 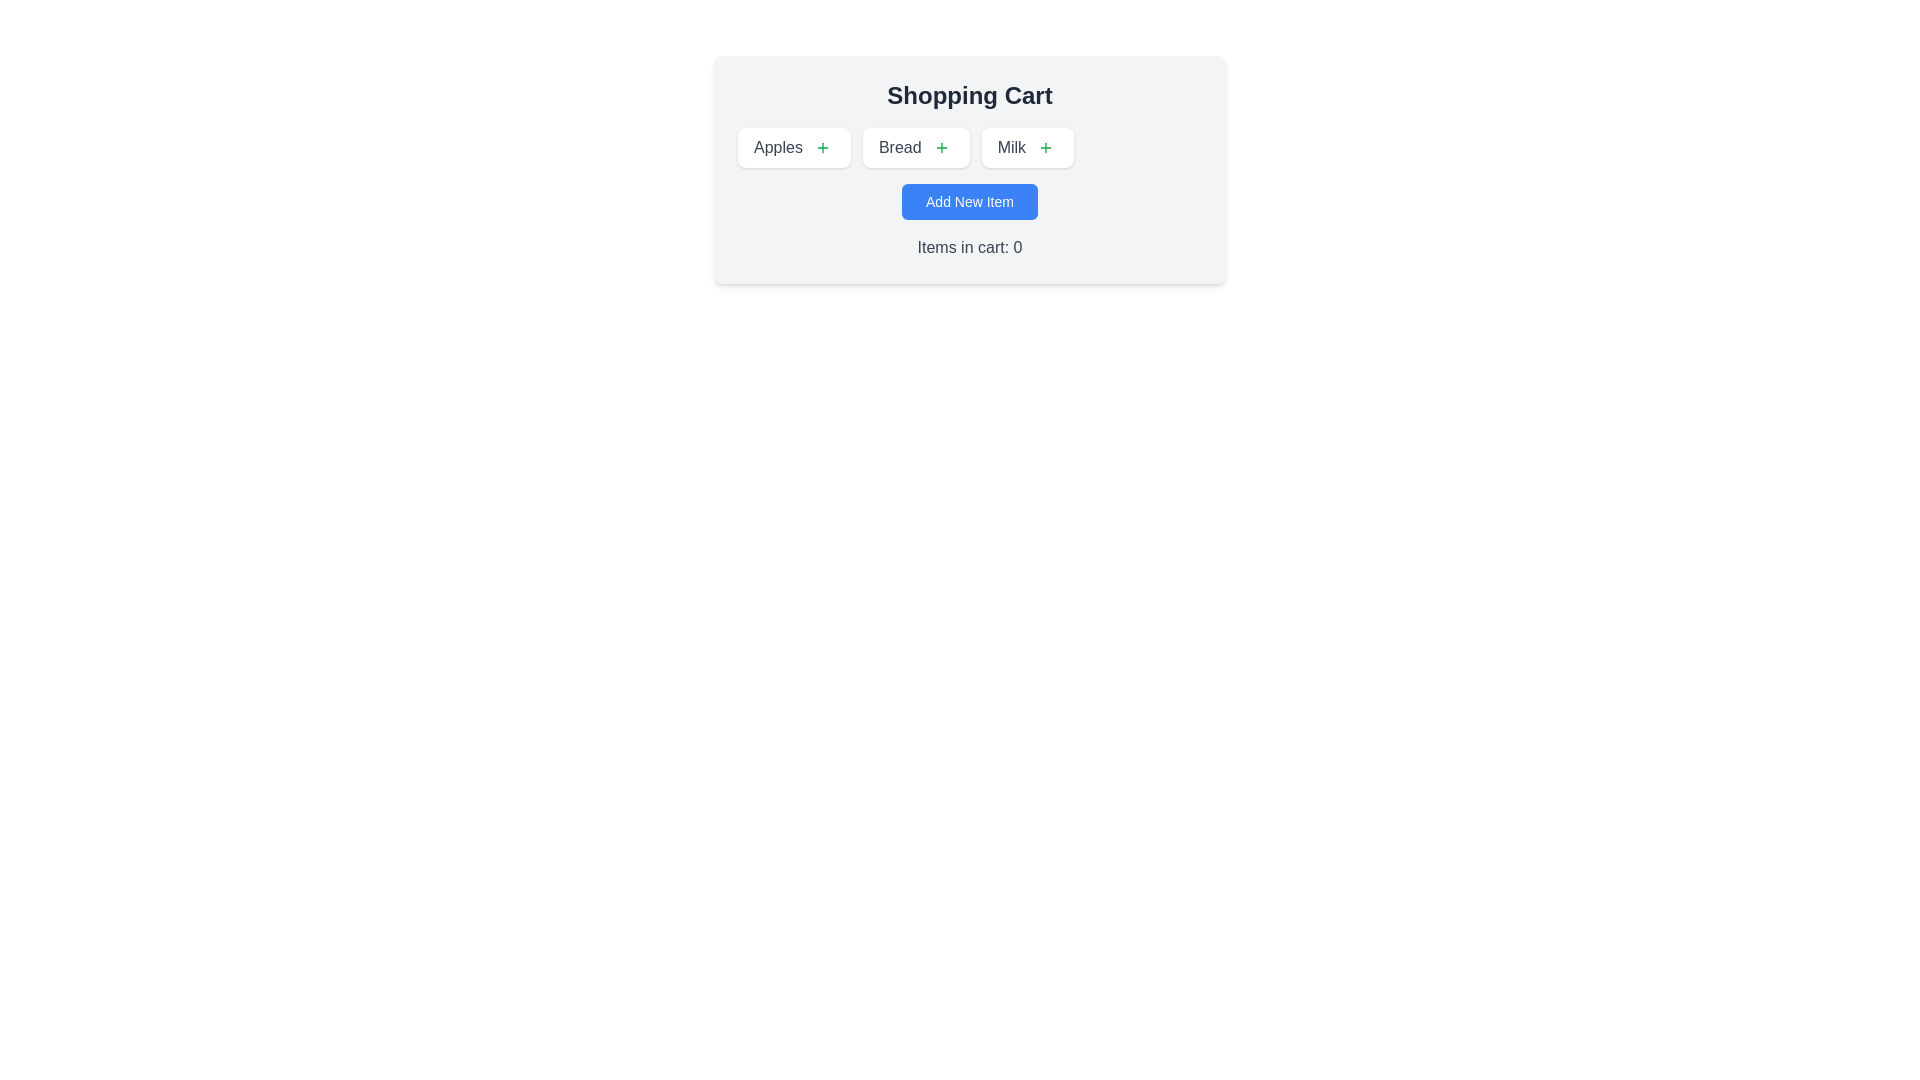 I want to click on the '+' button next to Apples to increment the cart count, so click(x=822, y=146).